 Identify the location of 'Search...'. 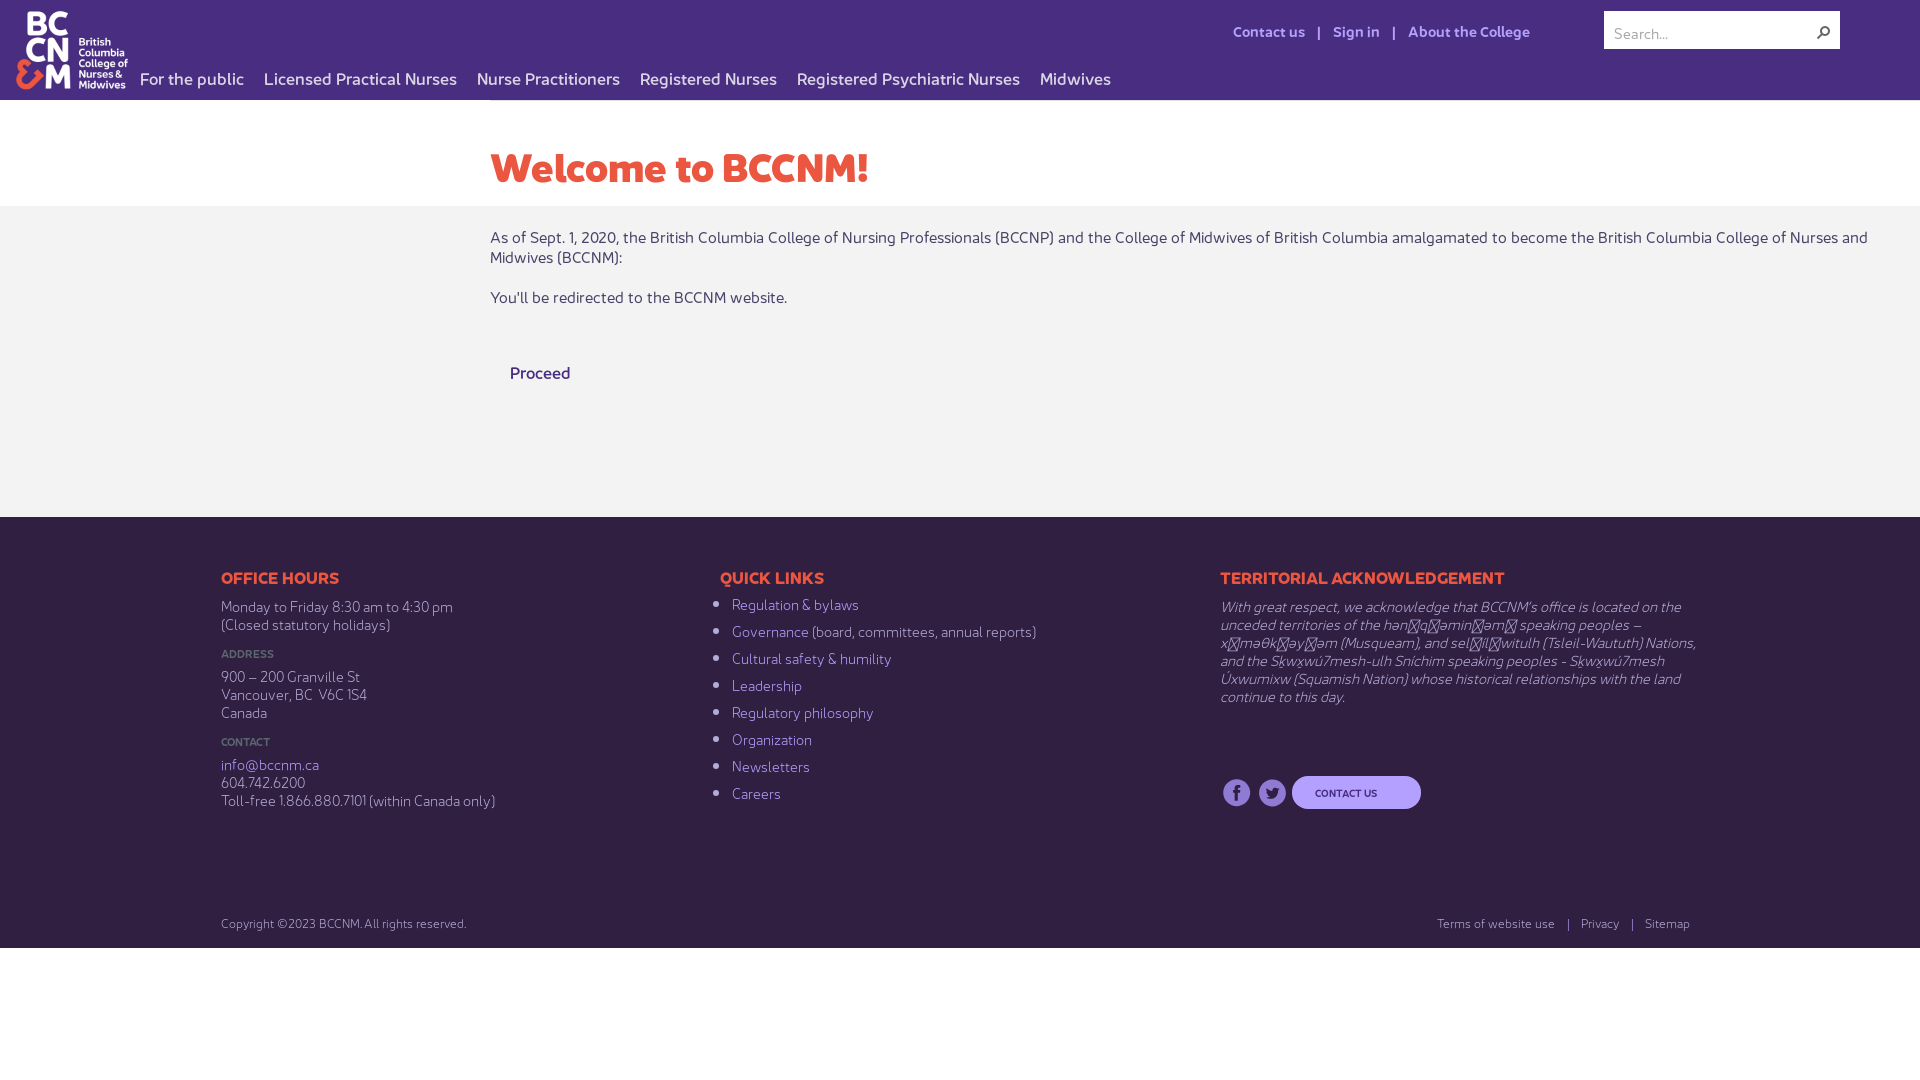
(1712, 31).